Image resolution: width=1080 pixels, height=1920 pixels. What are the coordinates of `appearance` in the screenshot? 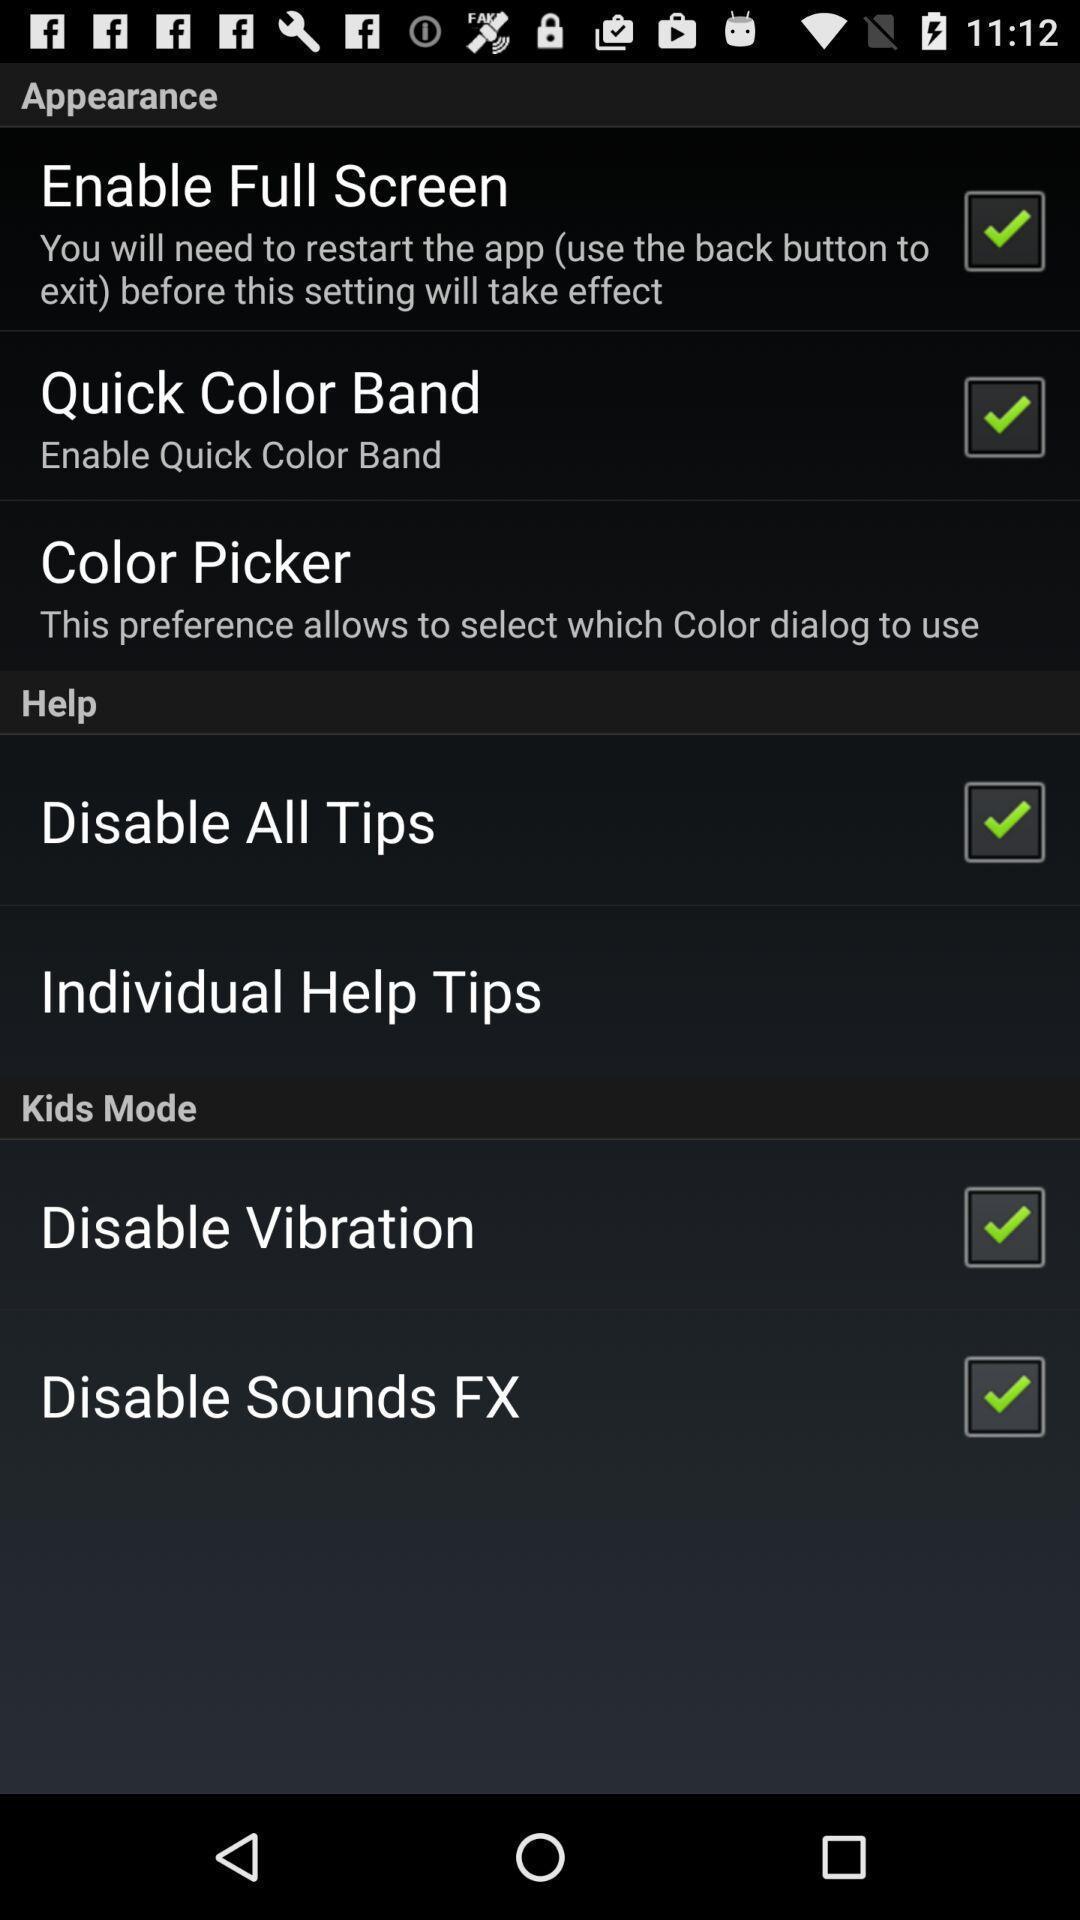 It's located at (540, 94).